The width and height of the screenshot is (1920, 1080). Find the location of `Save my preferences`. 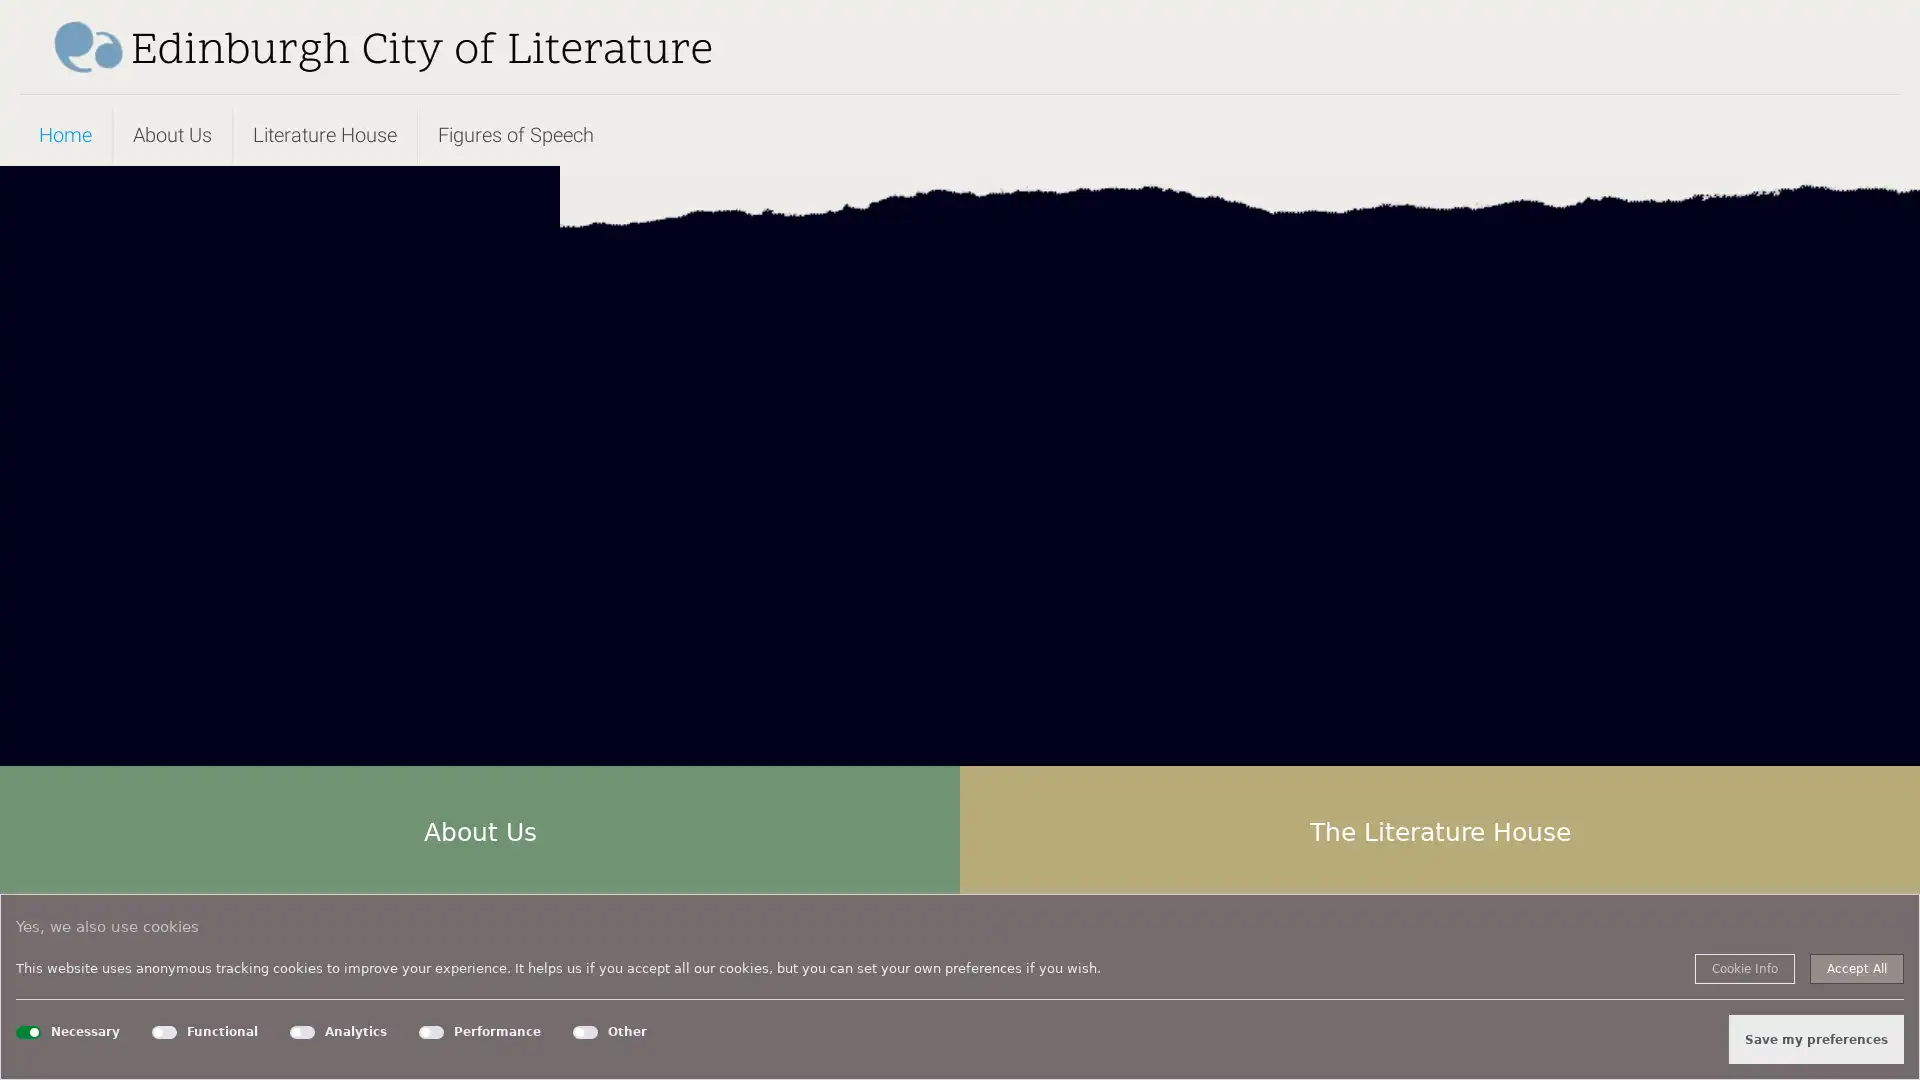

Save my preferences is located at coordinates (1816, 1038).